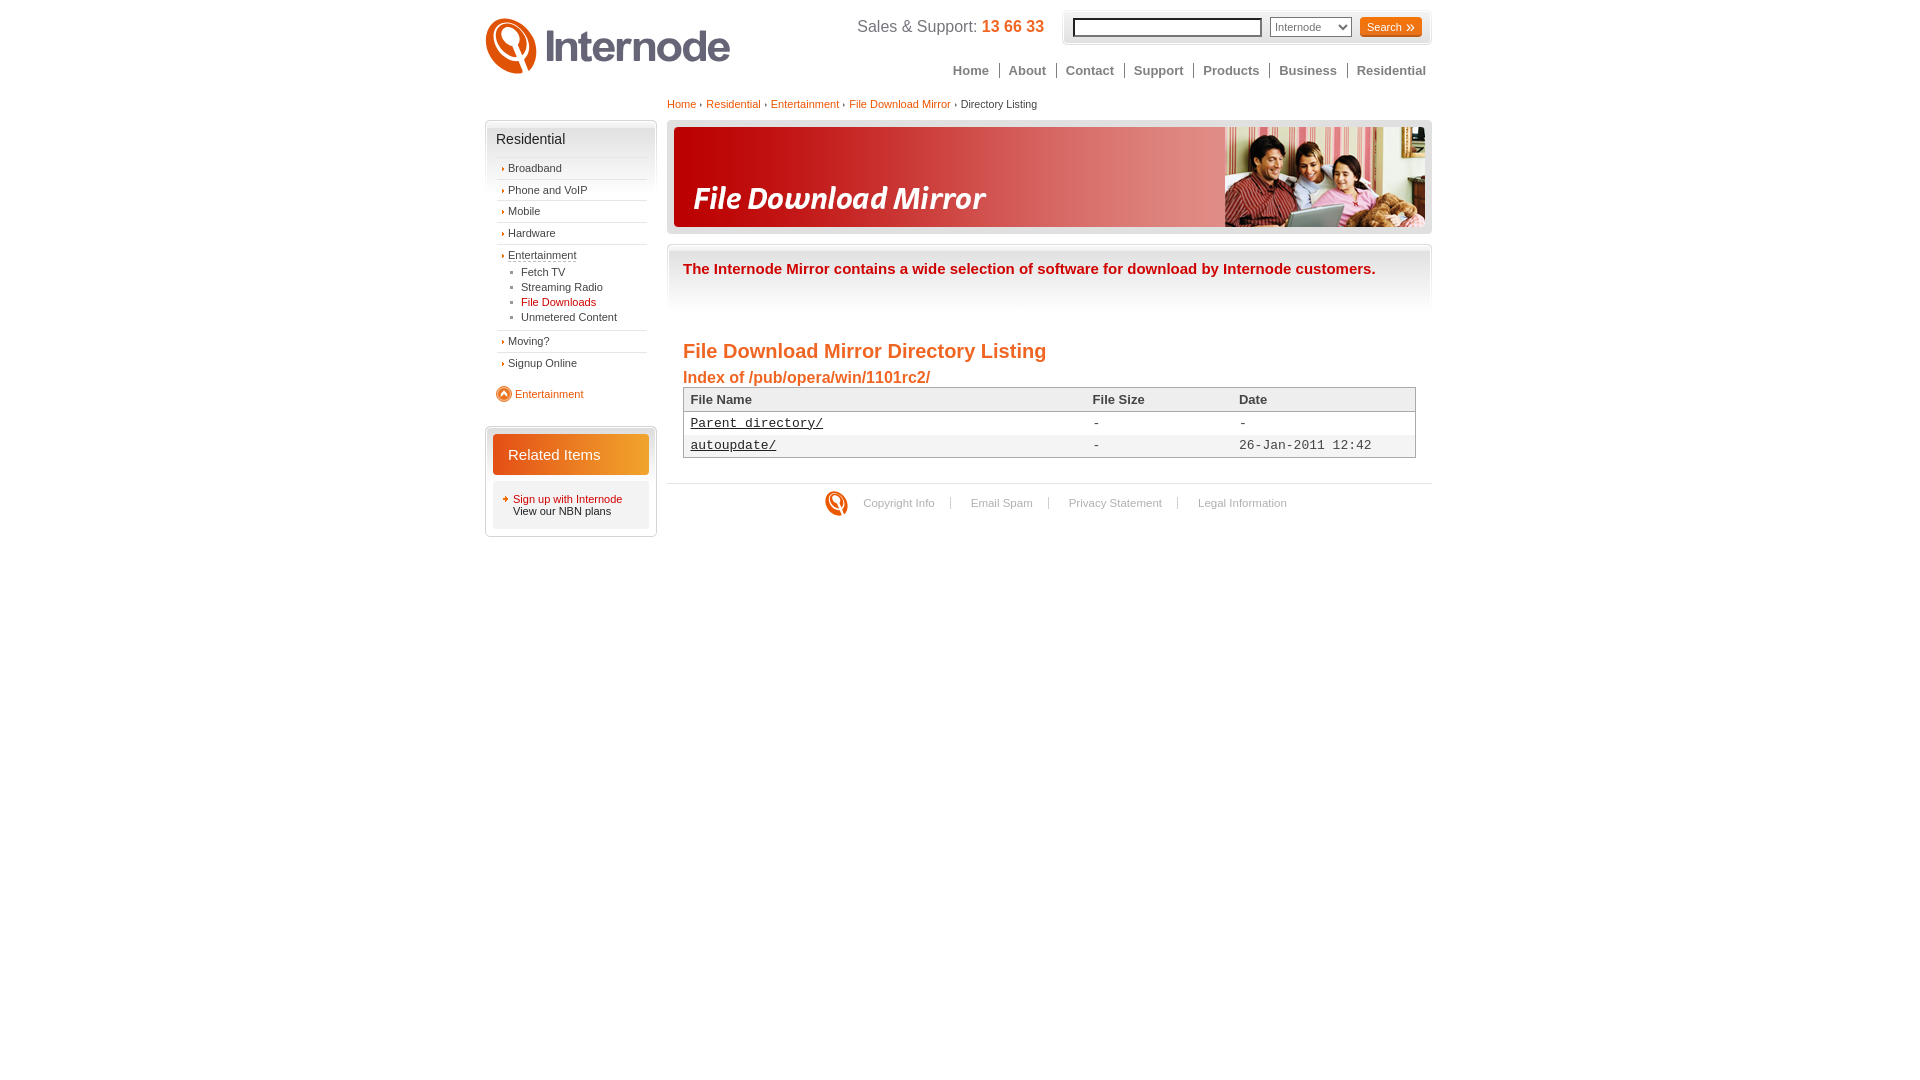 Image resolution: width=1920 pixels, height=1080 pixels. What do you see at coordinates (508, 362) in the screenshot?
I see `'Signup Online'` at bounding box center [508, 362].